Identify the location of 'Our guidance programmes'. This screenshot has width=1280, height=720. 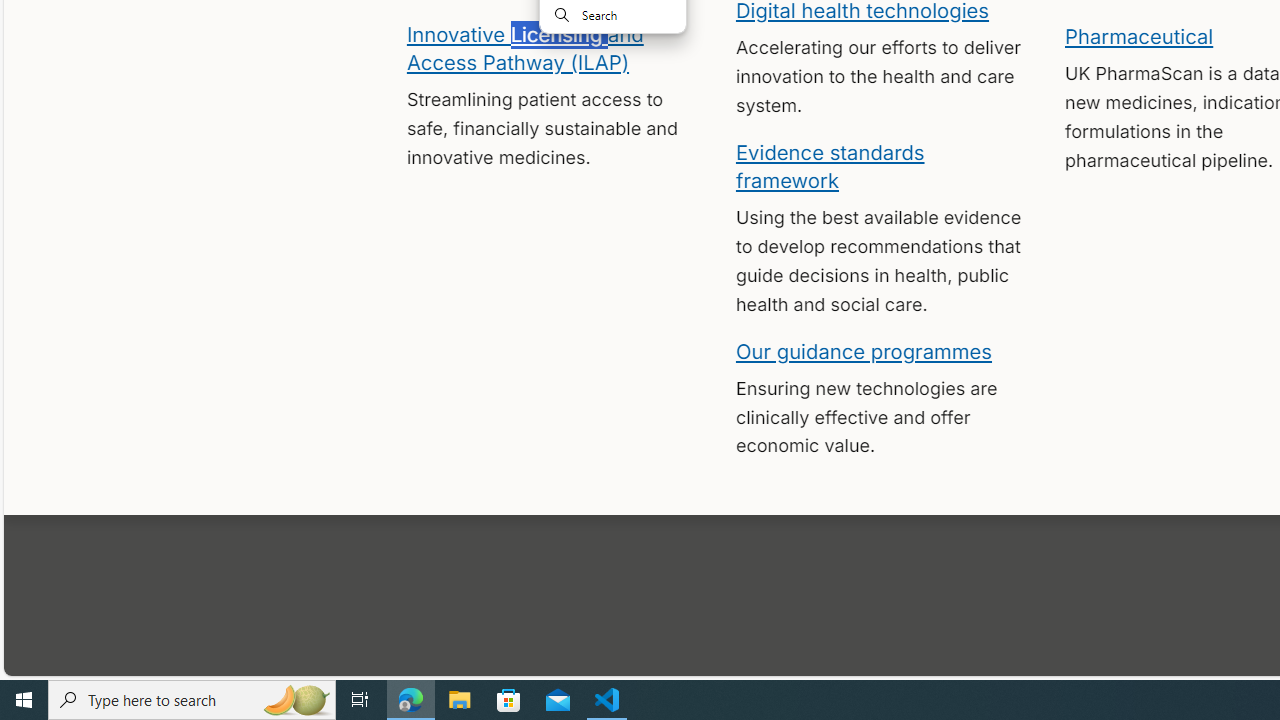
(864, 350).